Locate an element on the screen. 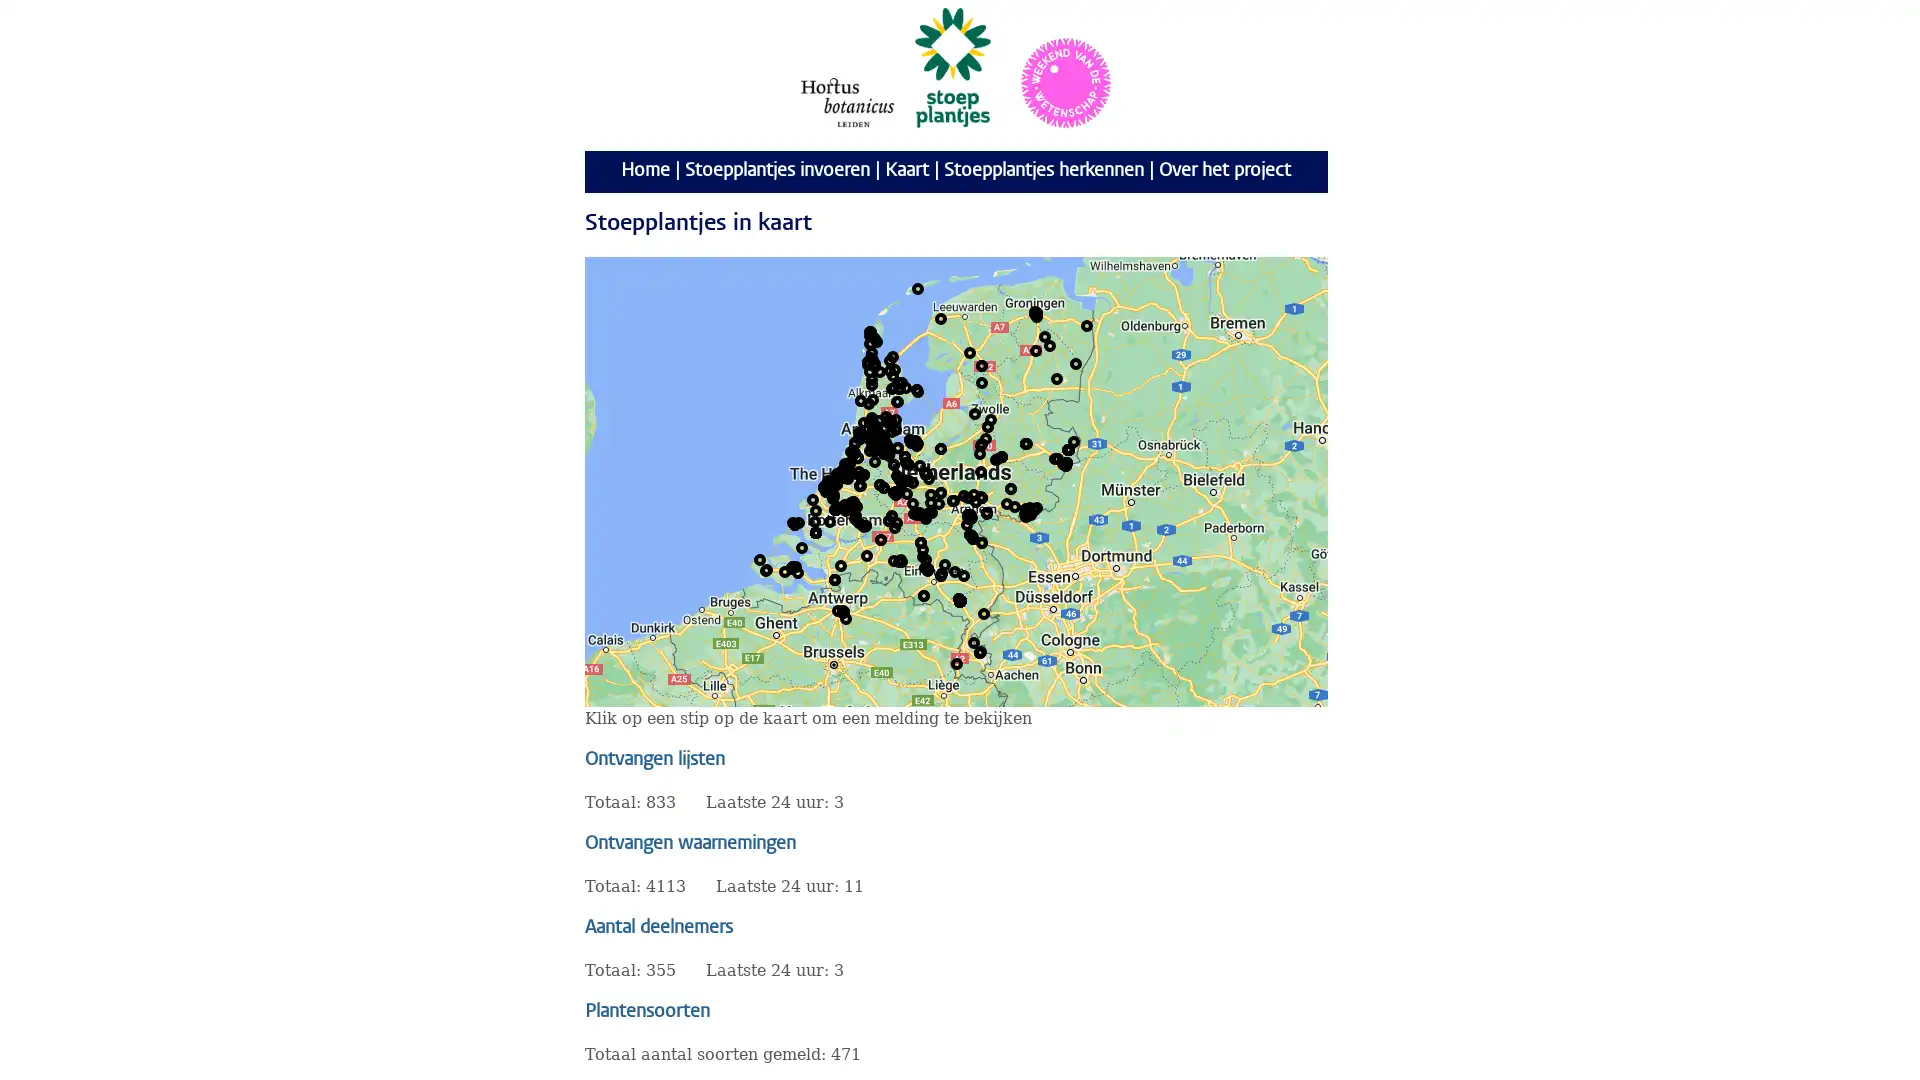 This screenshot has height=1080, width=1920. Telling van Mevr. M.A. De Wit op 13 juni 2022 is located at coordinates (987, 511).